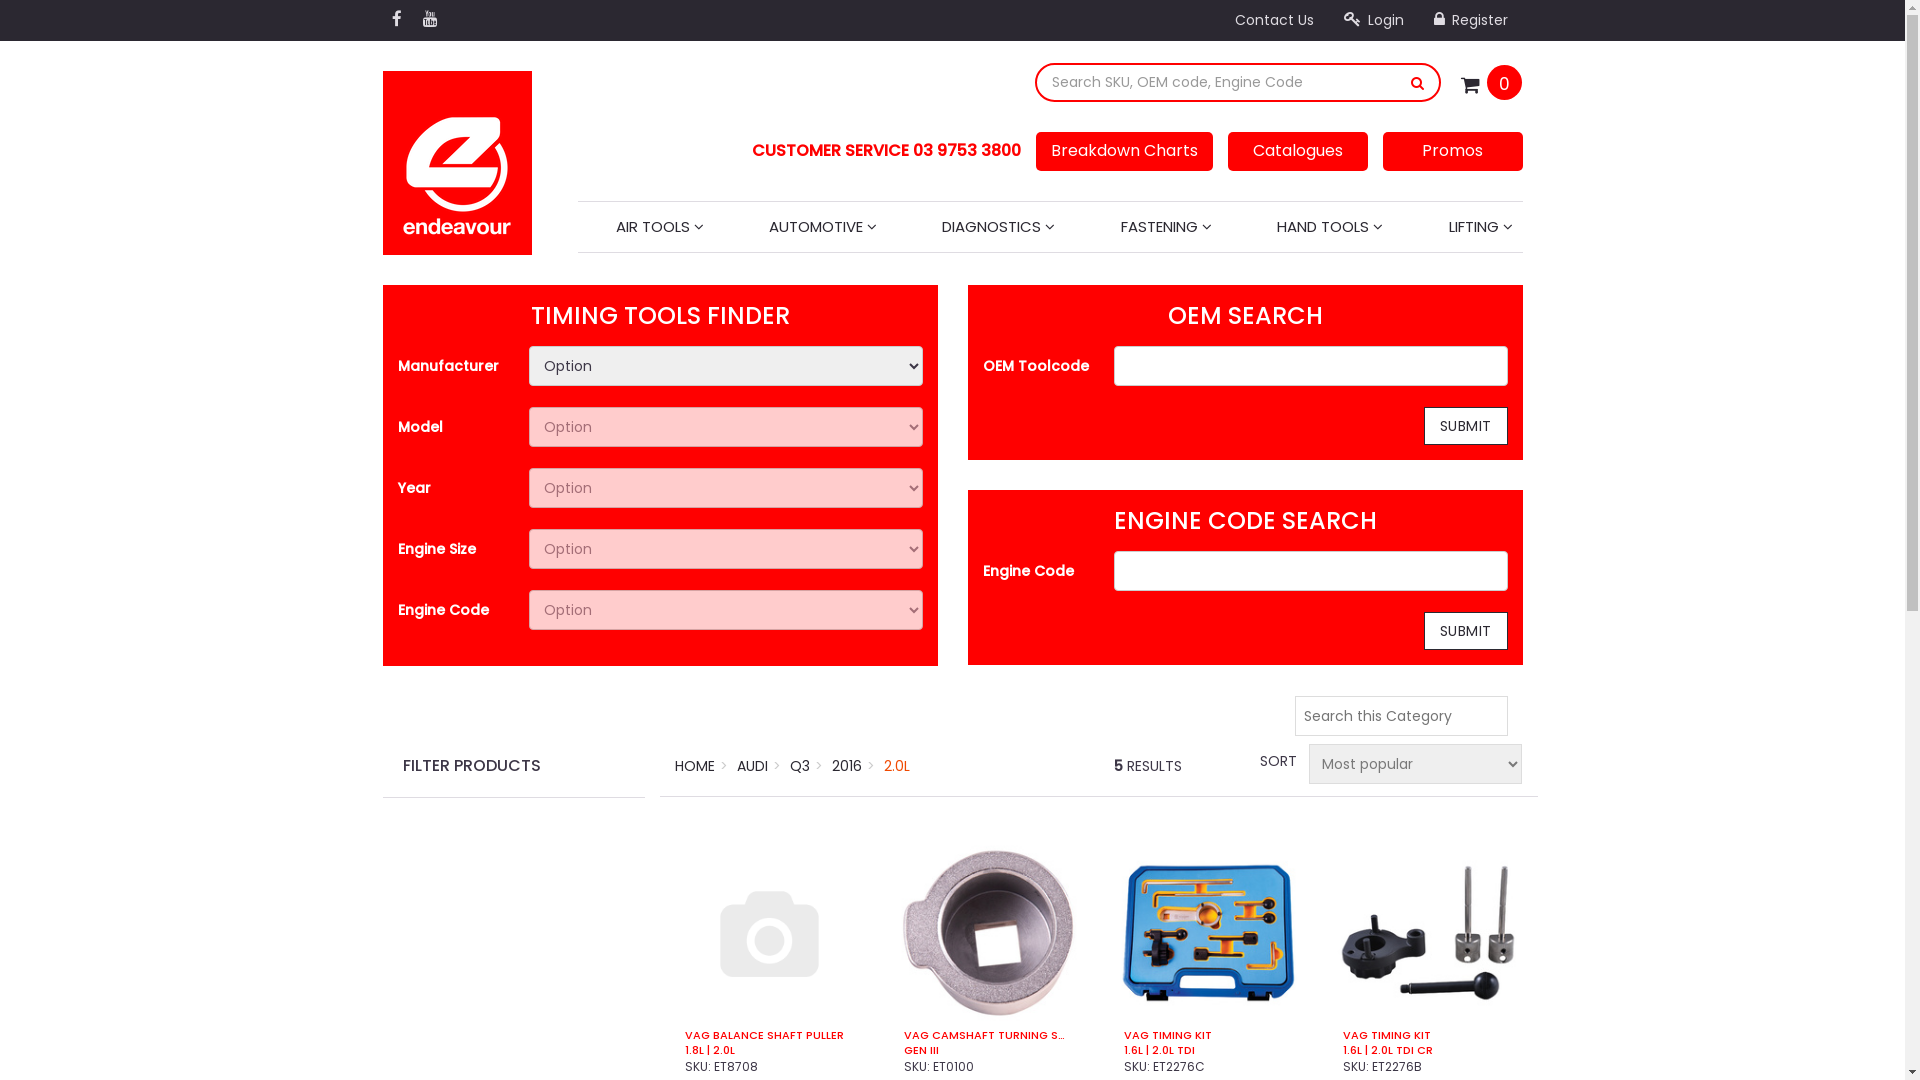 This screenshot has width=1920, height=1080. Describe the element at coordinates (1426, 1049) in the screenshot. I see `'1.6L | 2.0L TDI CR'` at that location.